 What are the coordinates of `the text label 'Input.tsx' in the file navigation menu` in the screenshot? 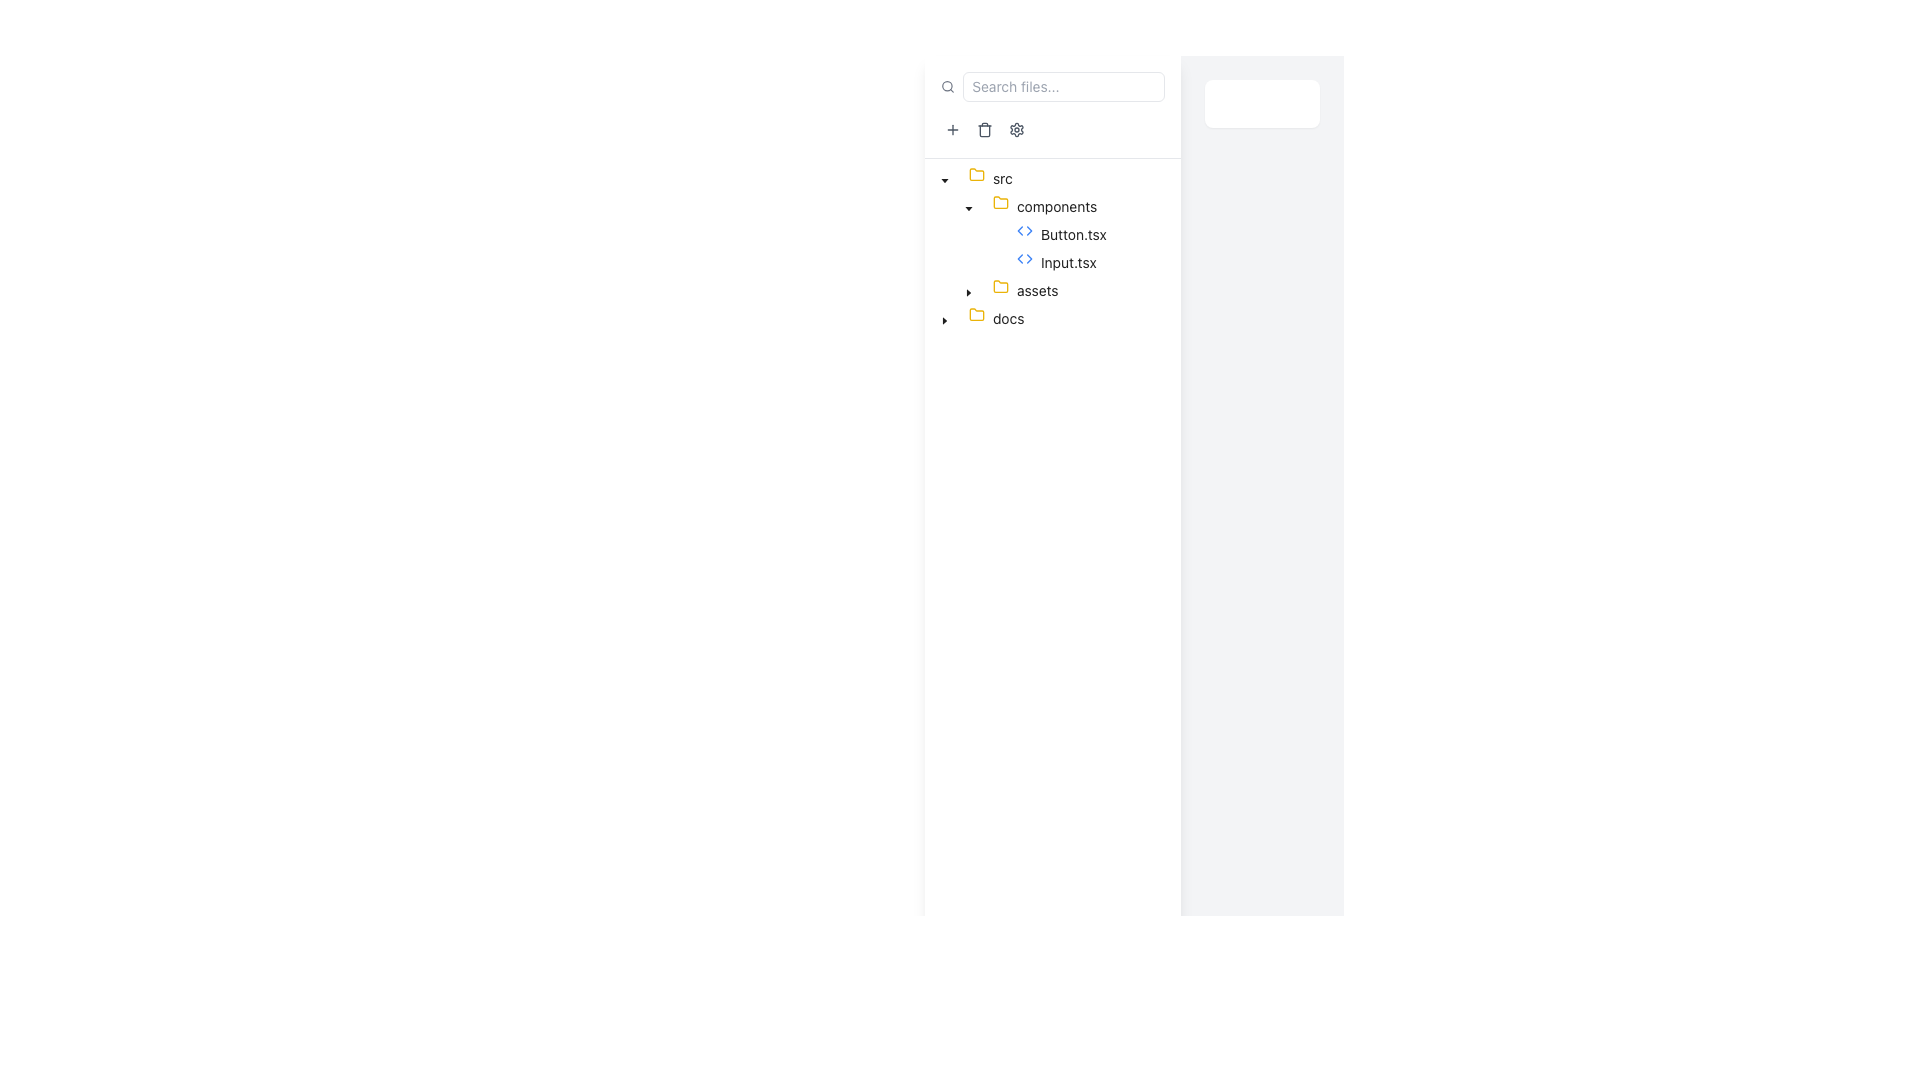 It's located at (1067, 261).